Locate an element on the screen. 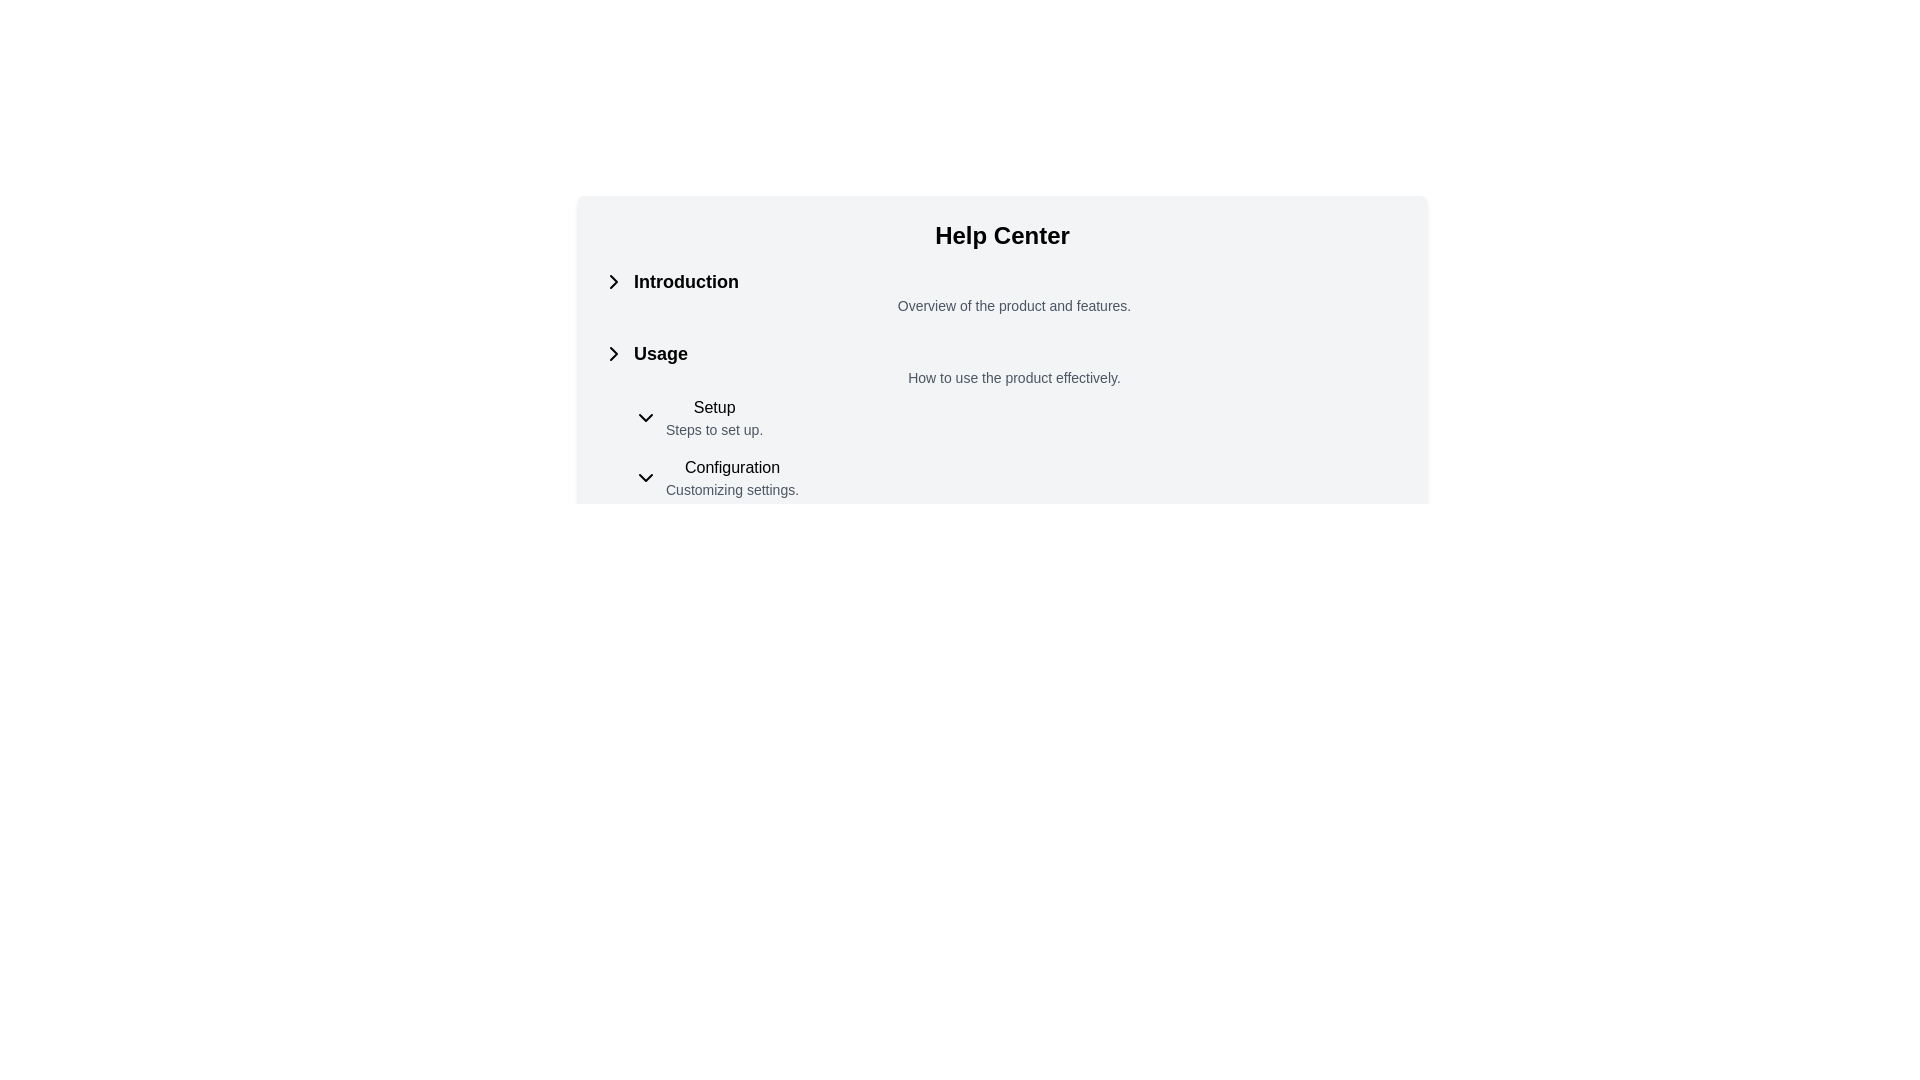 Image resolution: width=1920 pixels, height=1080 pixels. the navigational label consisting of the heading 'Setup' and the subtitle 'Steps to set up.' located under the 'Usage' category is located at coordinates (714, 416).